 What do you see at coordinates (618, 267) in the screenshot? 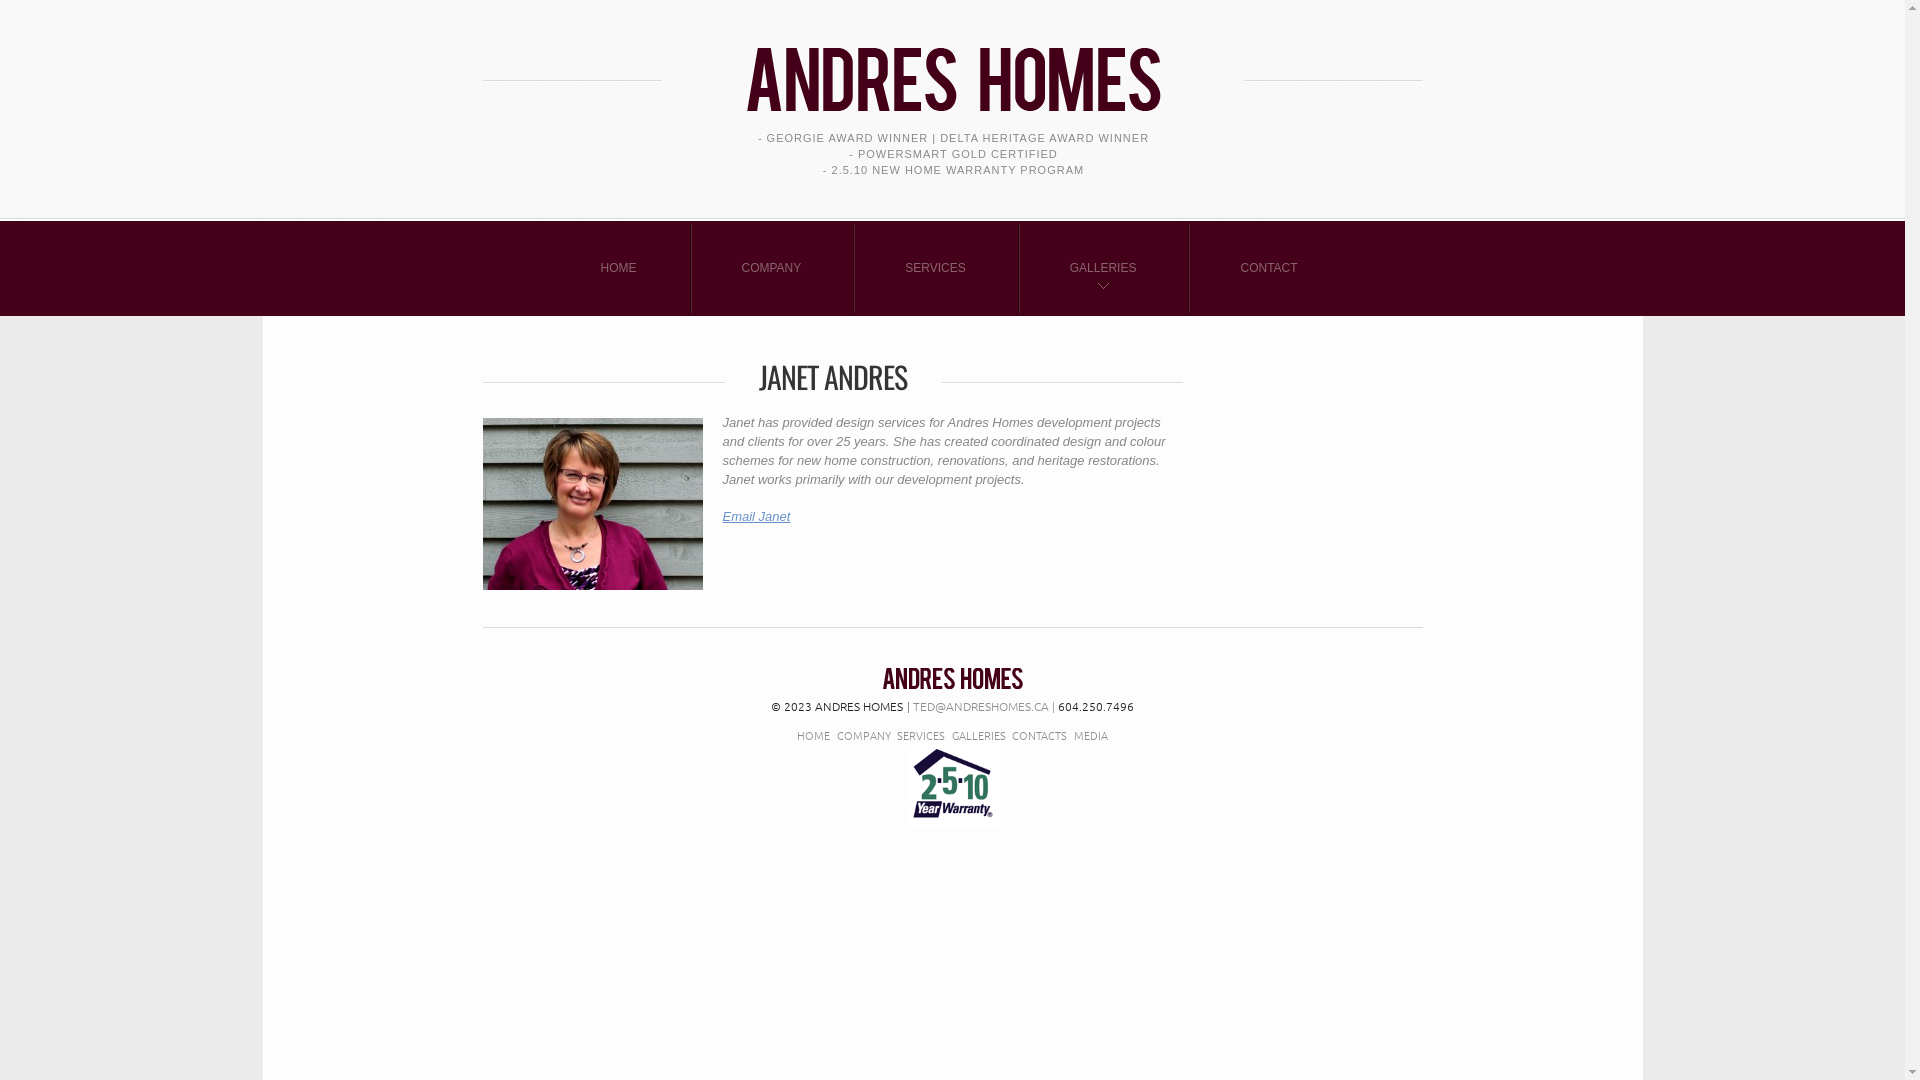
I see `'HOME'` at bounding box center [618, 267].